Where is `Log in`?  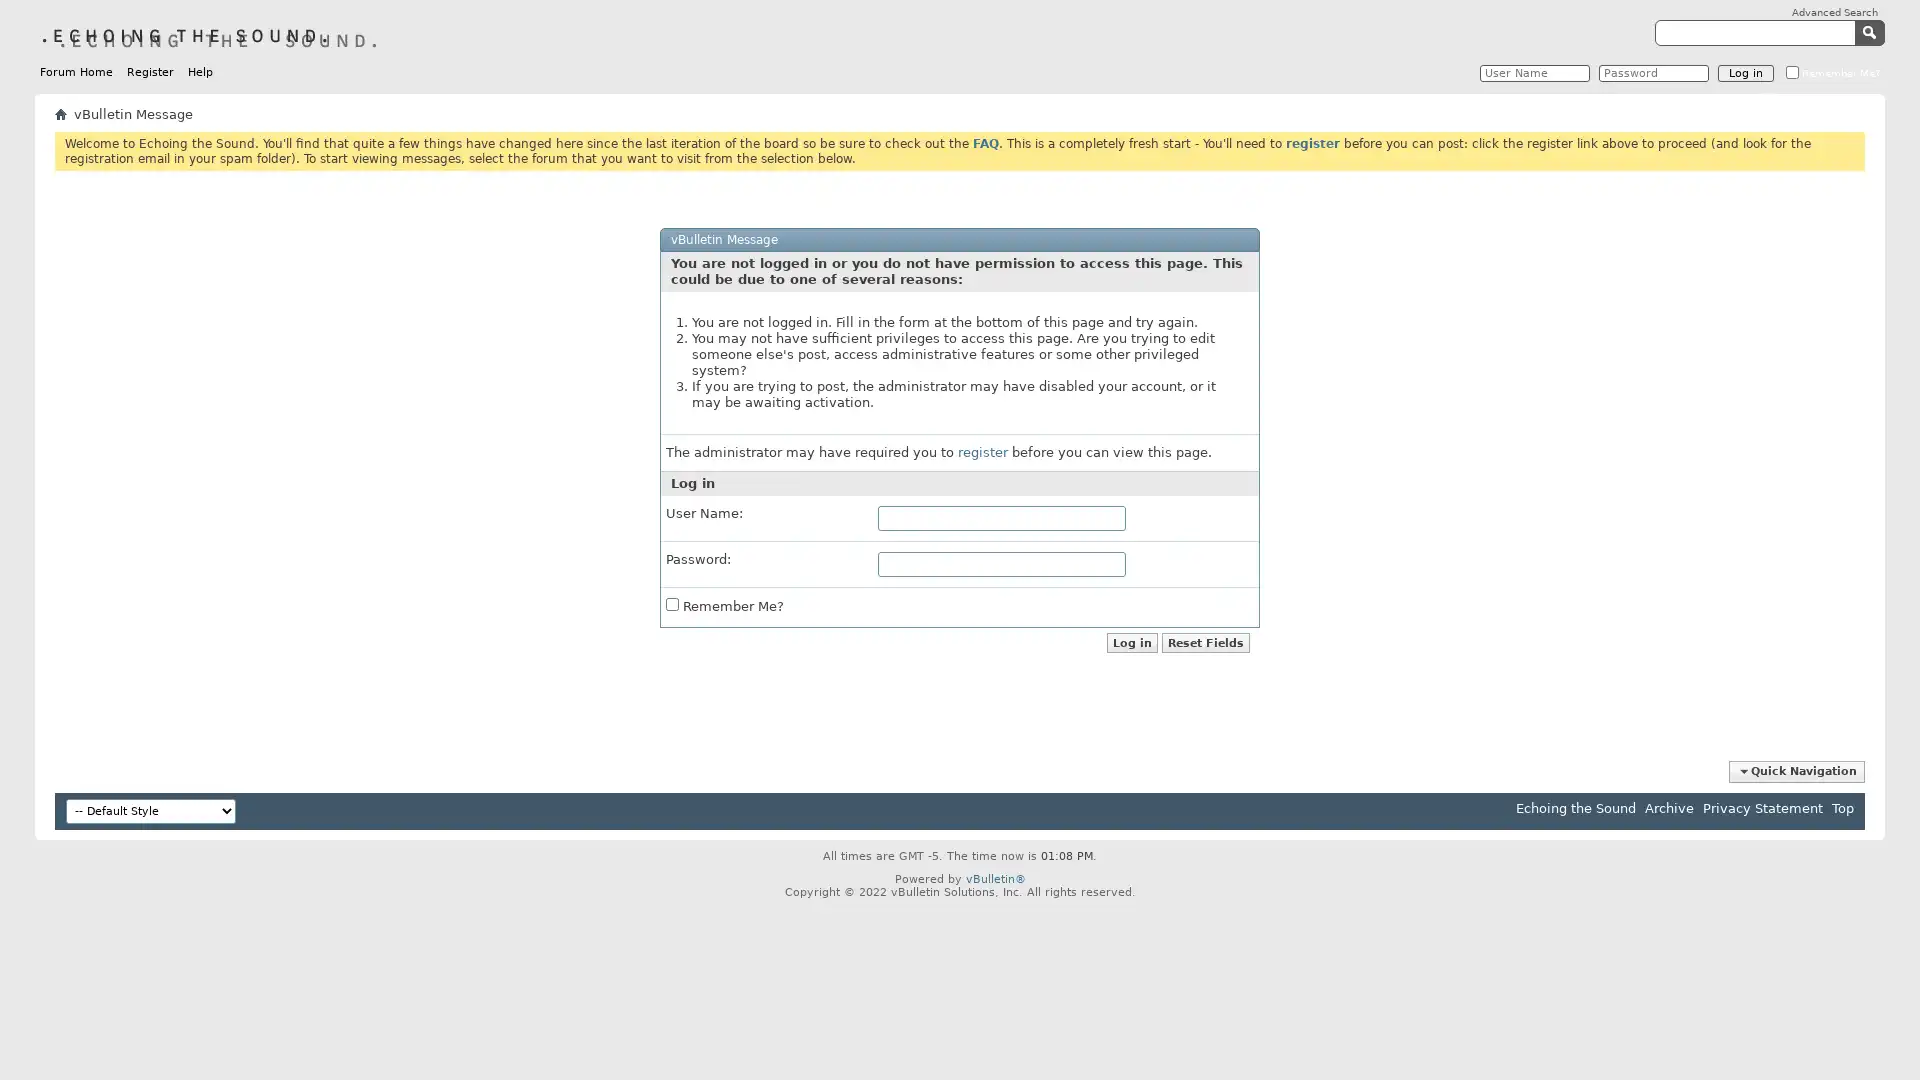 Log in is located at coordinates (1132, 643).